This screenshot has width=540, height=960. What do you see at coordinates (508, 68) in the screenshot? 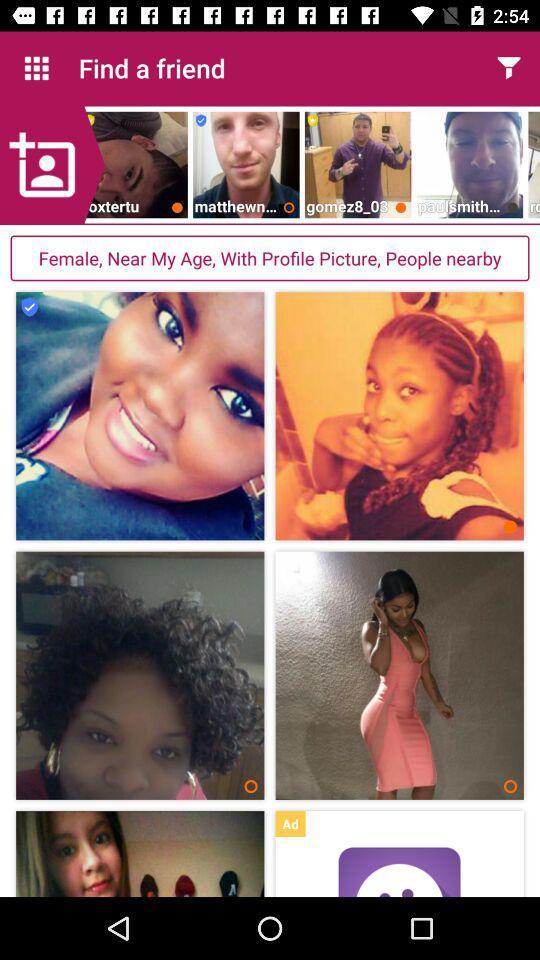
I see `the item next to find a friend app` at bounding box center [508, 68].